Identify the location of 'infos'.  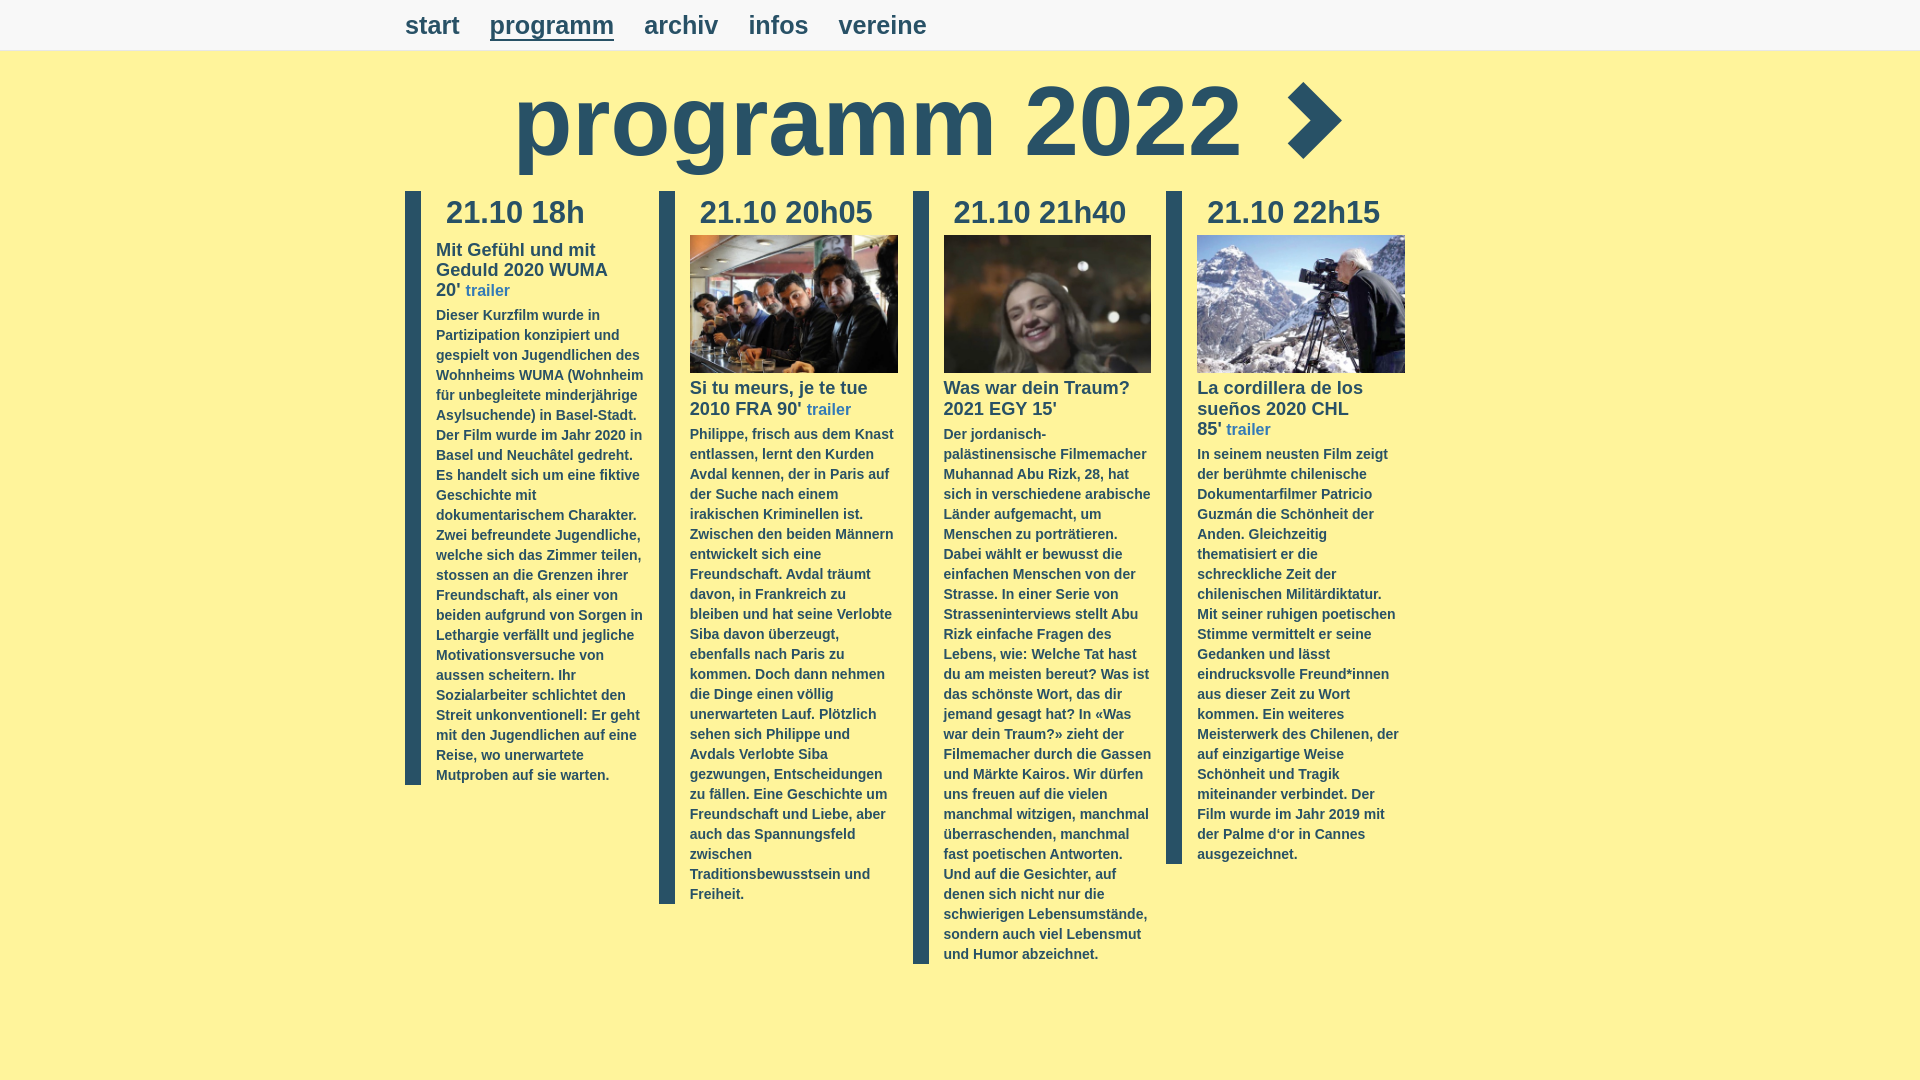
(776, 24).